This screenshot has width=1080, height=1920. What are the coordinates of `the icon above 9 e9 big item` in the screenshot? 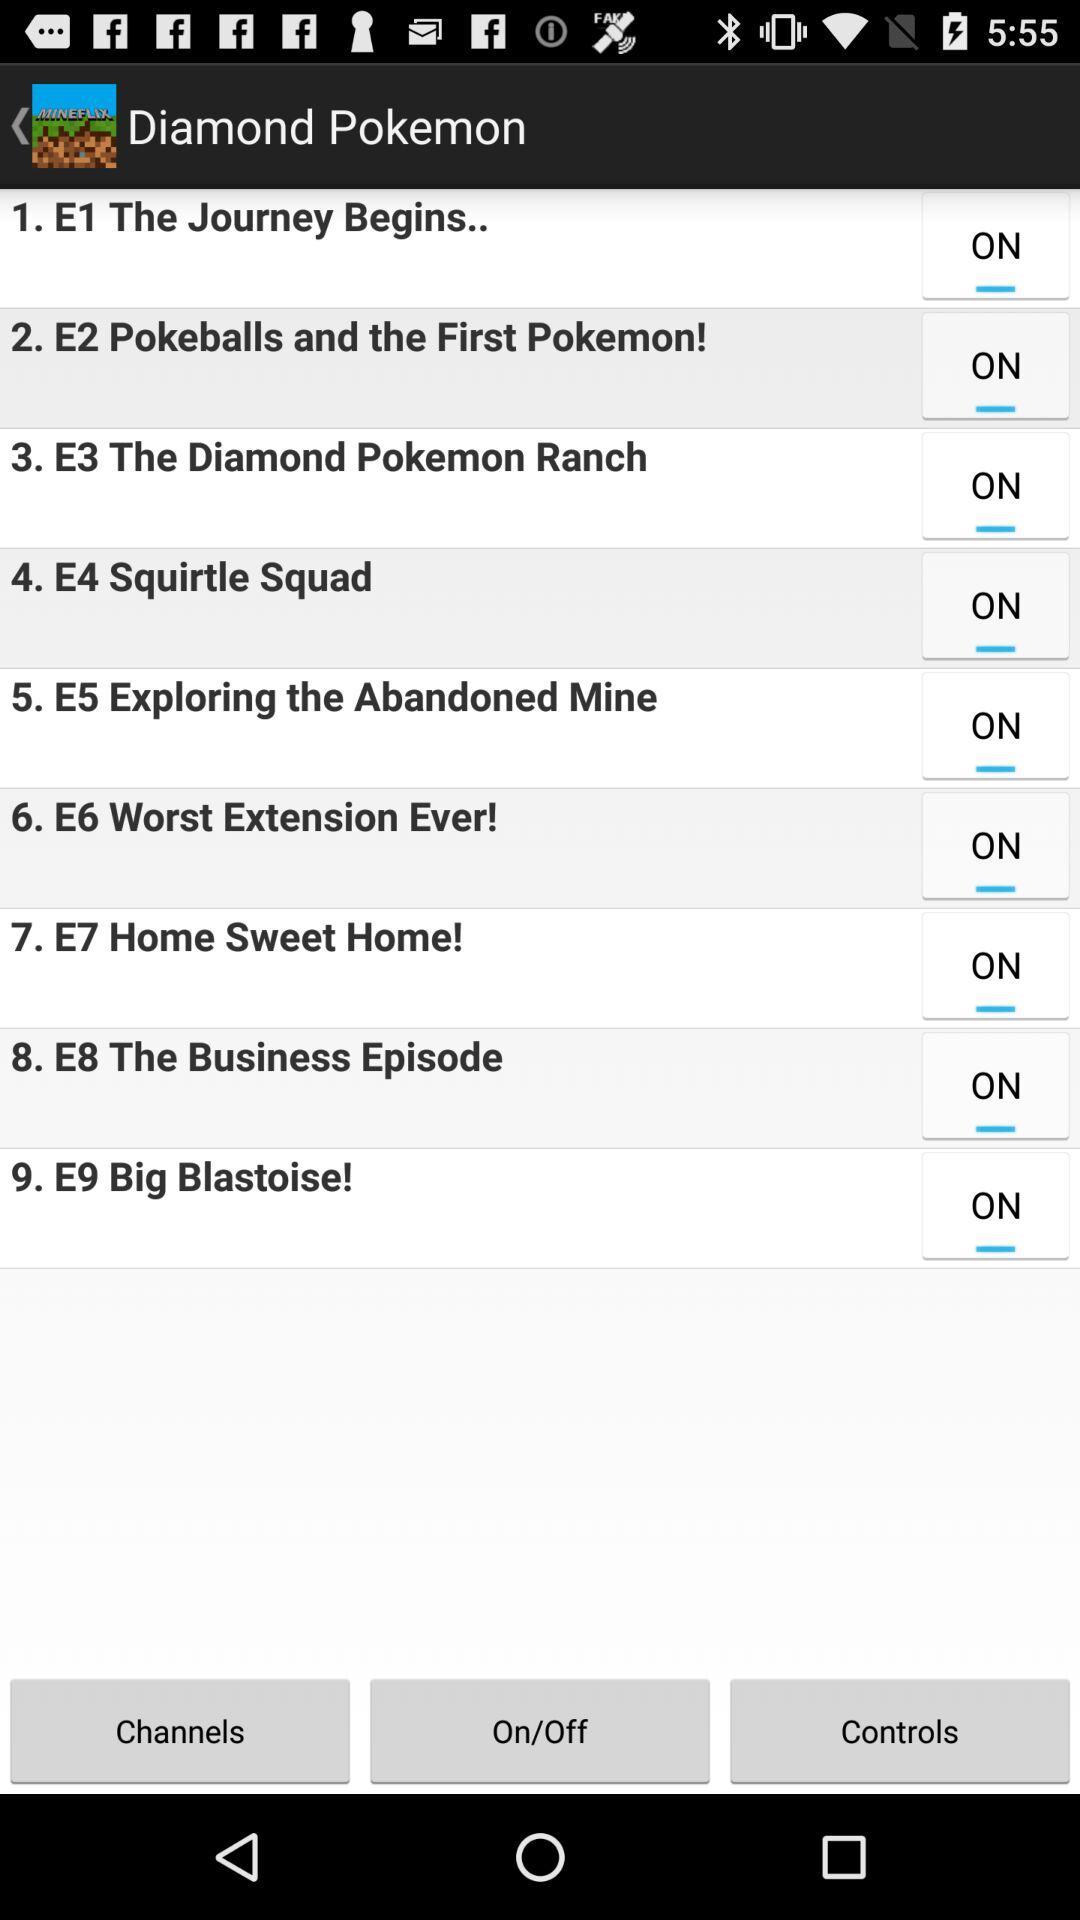 It's located at (250, 1087).